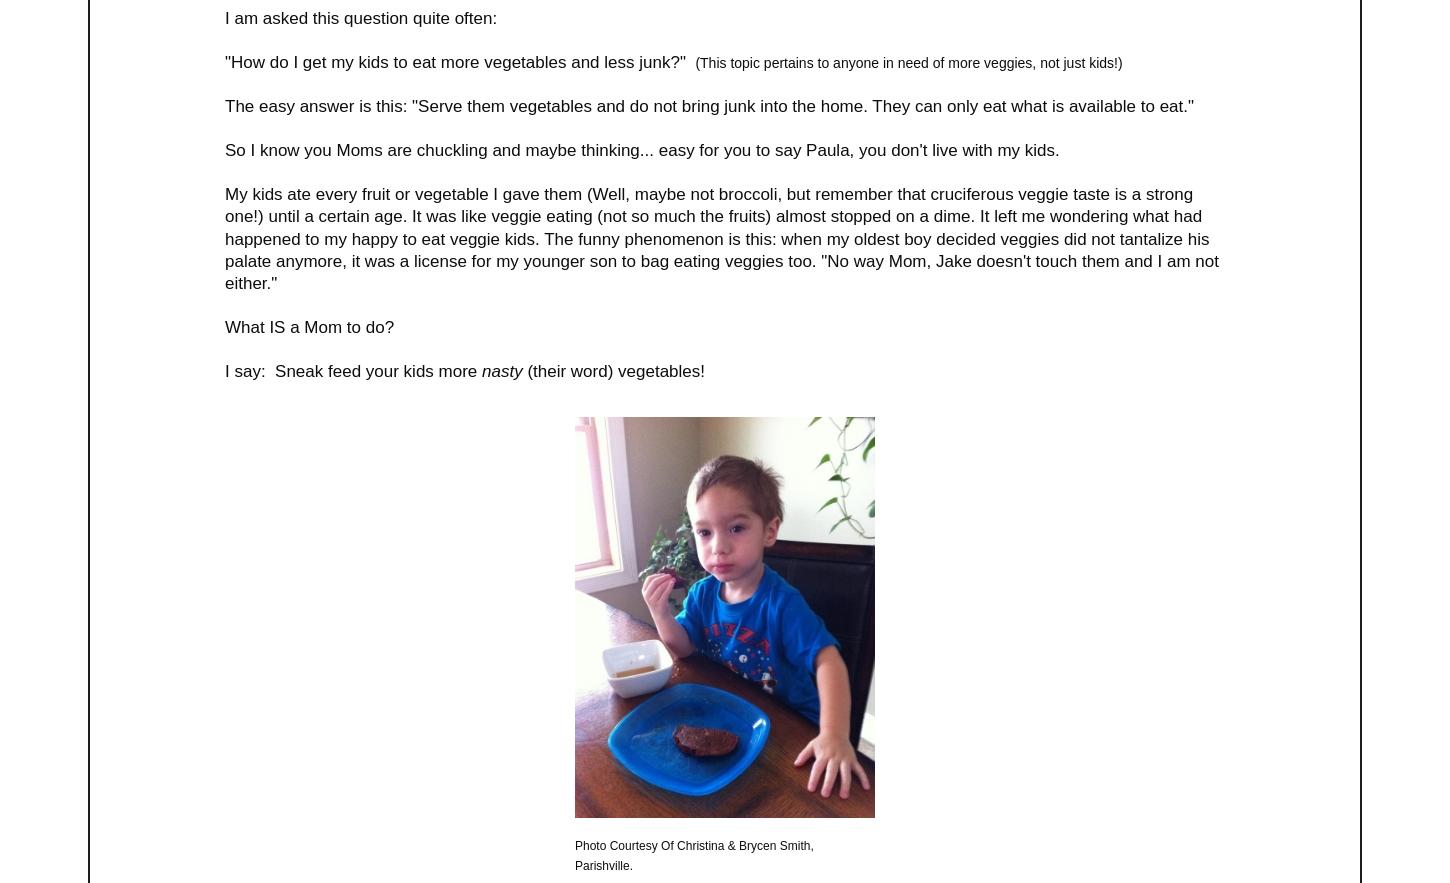  What do you see at coordinates (913, 60) in the screenshot?
I see `'his topic pertains to anyone in need of more veggies, not just kids!)'` at bounding box center [913, 60].